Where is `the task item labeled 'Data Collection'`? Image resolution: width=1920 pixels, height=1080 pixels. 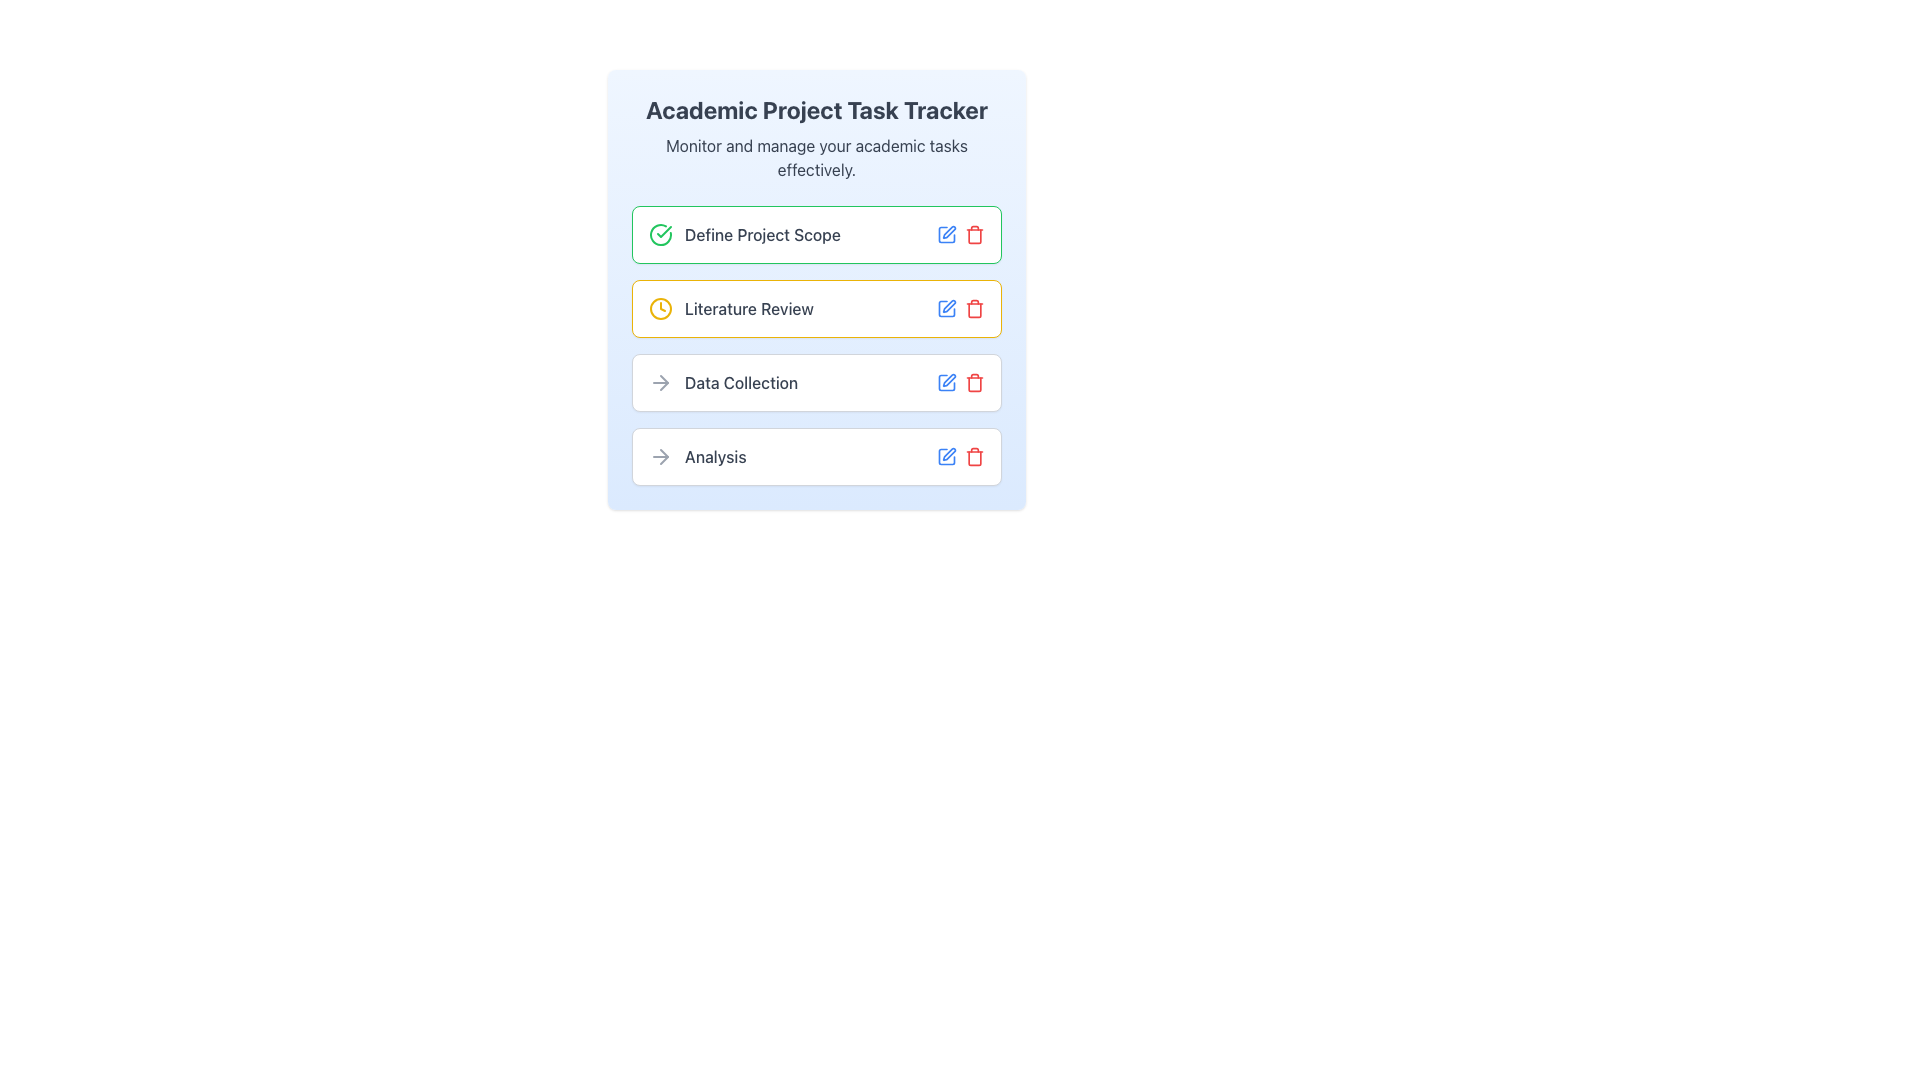 the task item labeled 'Data Collection' is located at coordinates (816, 382).